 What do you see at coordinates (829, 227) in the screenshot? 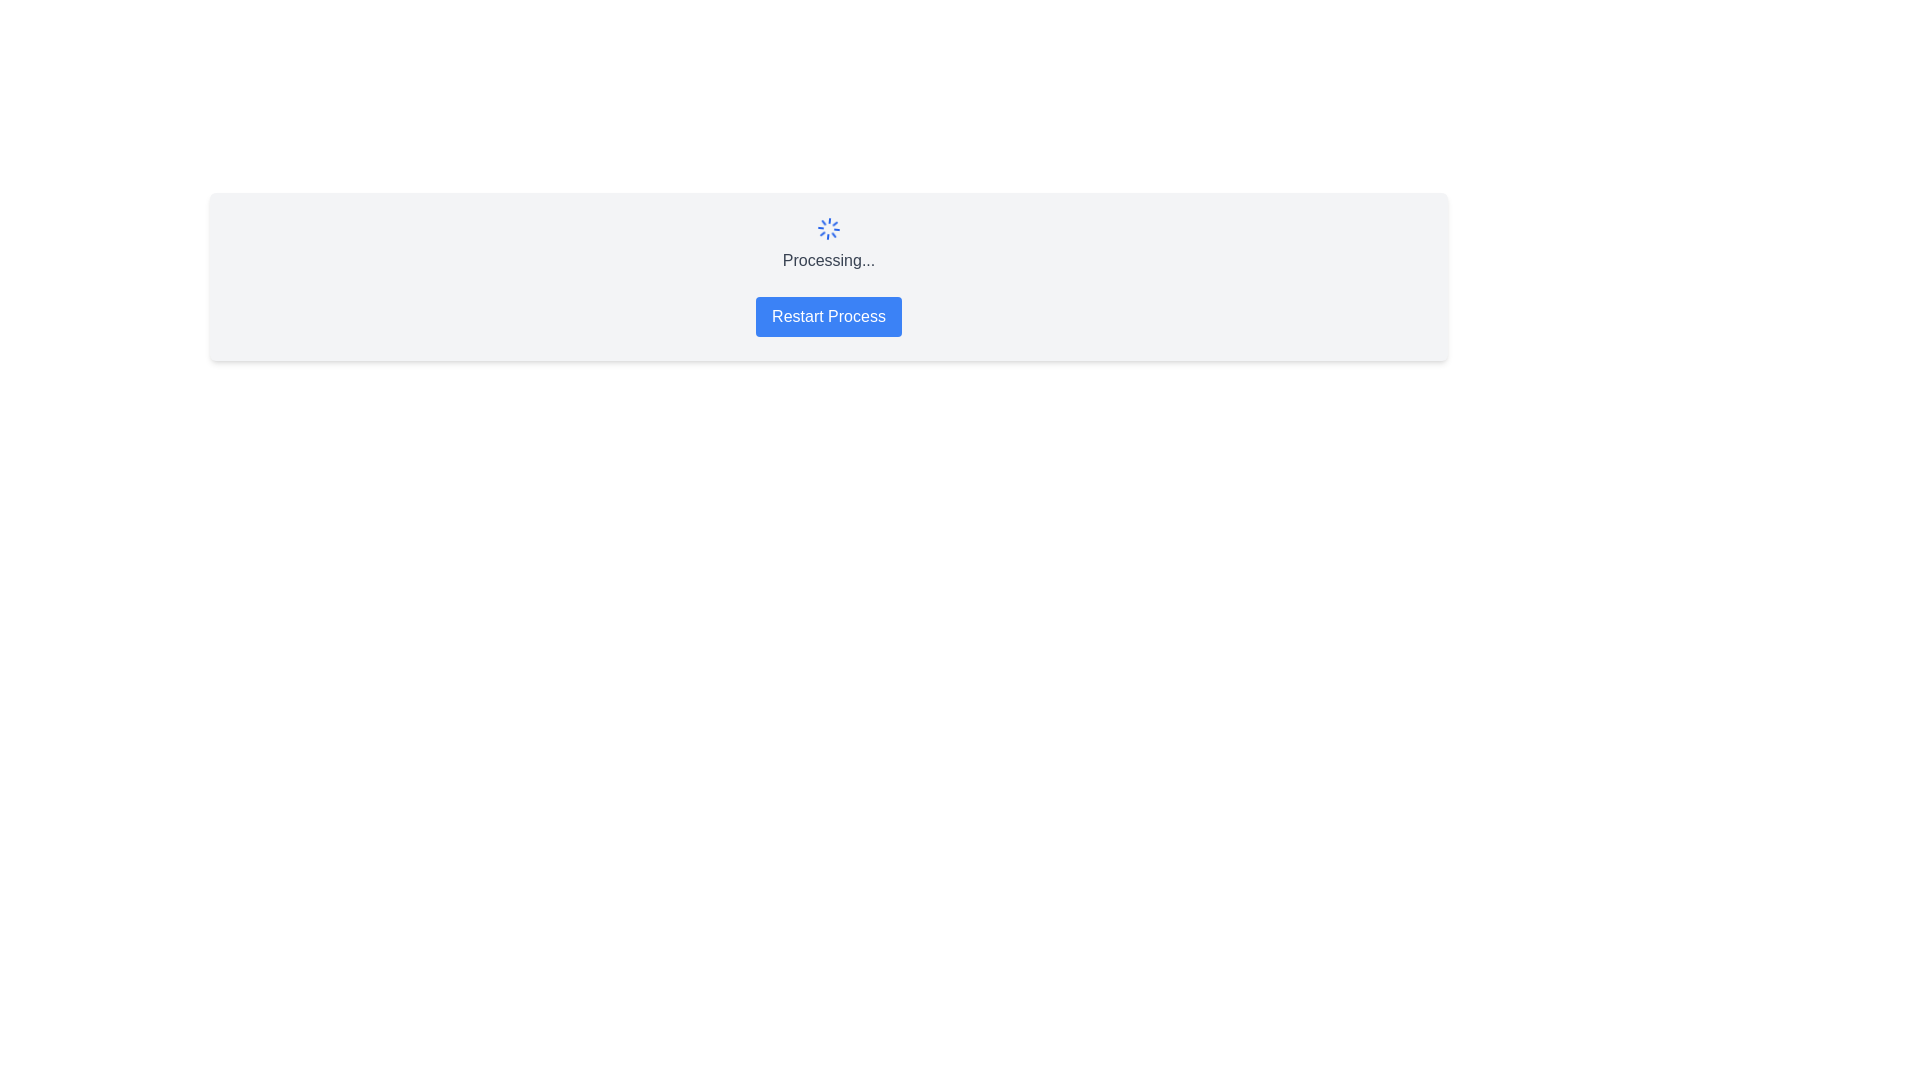
I see `the Animated Loader Icon, which serves as a visual indicator of an ongoing process, to suggest to users that the system is performing a task and they need to wait` at bounding box center [829, 227].